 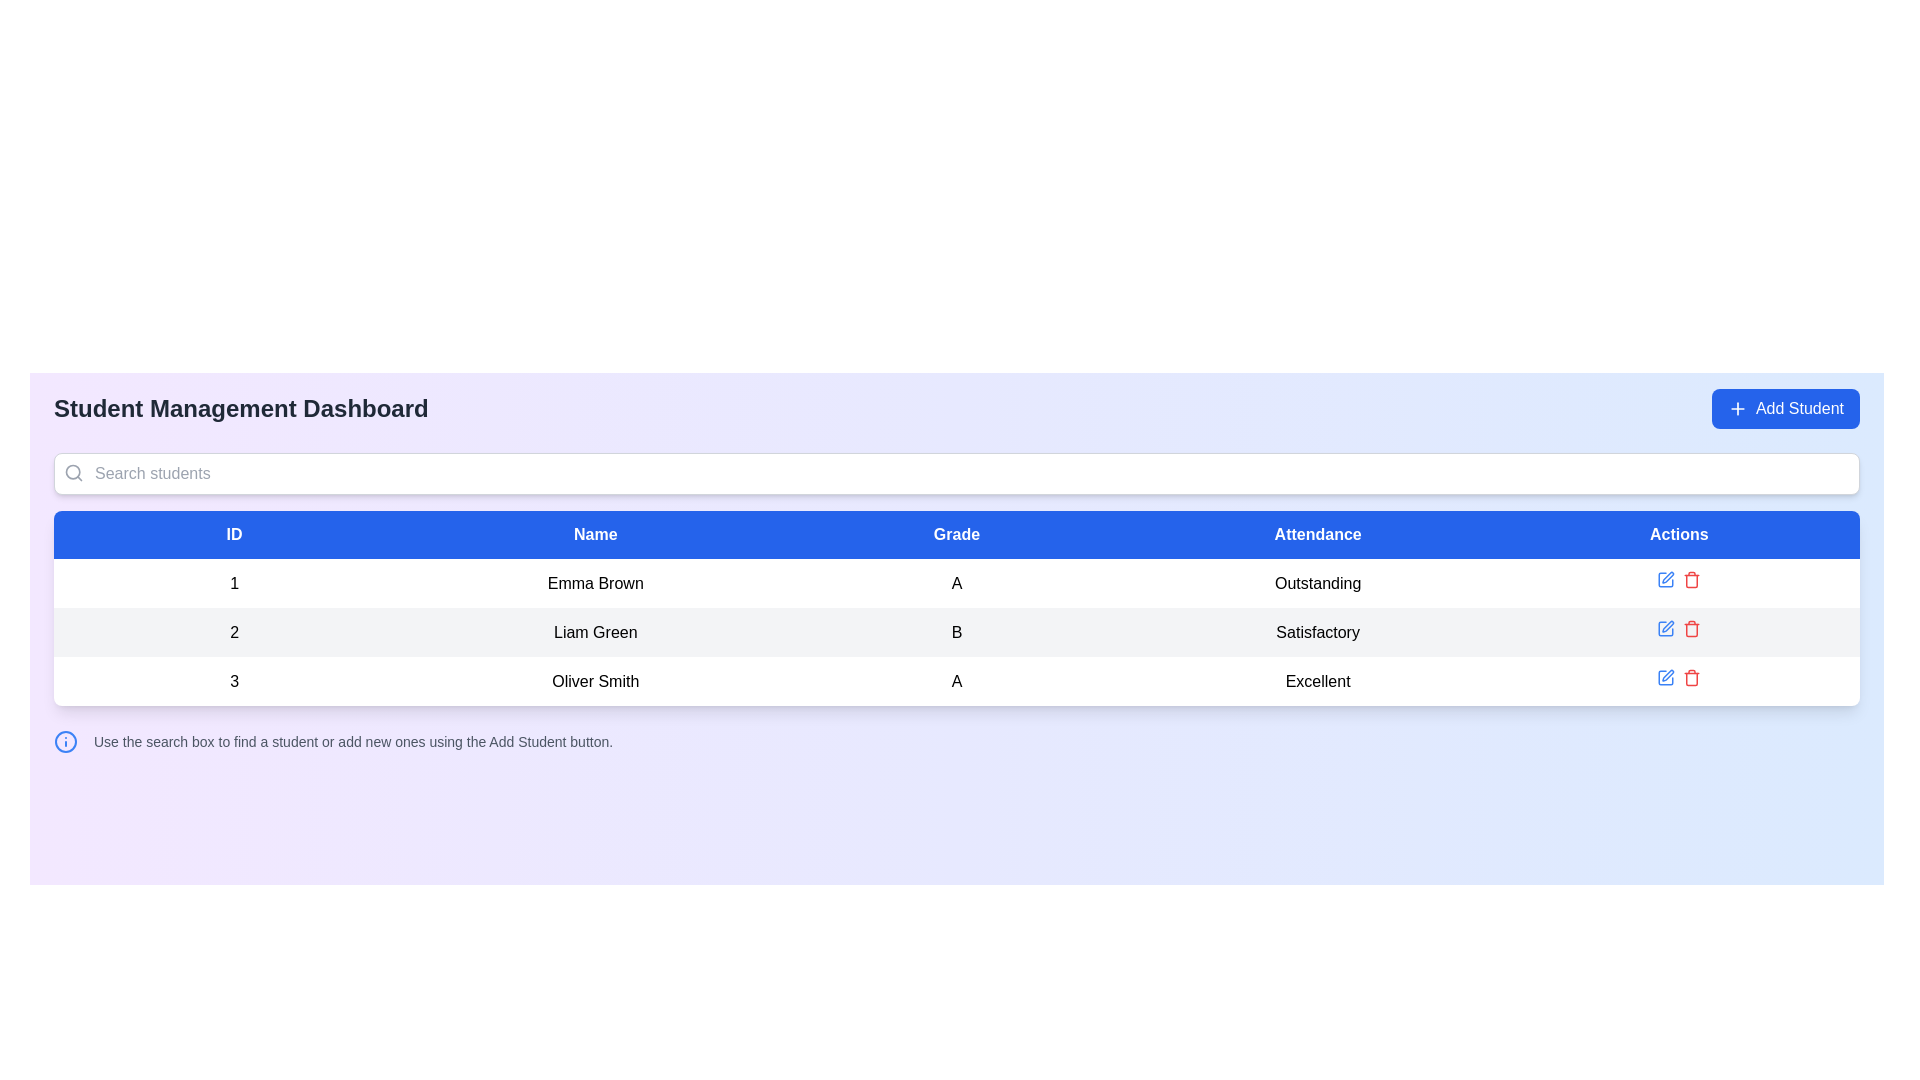 I want to click on the red trash bin icon, so click(x=1691, y=627).